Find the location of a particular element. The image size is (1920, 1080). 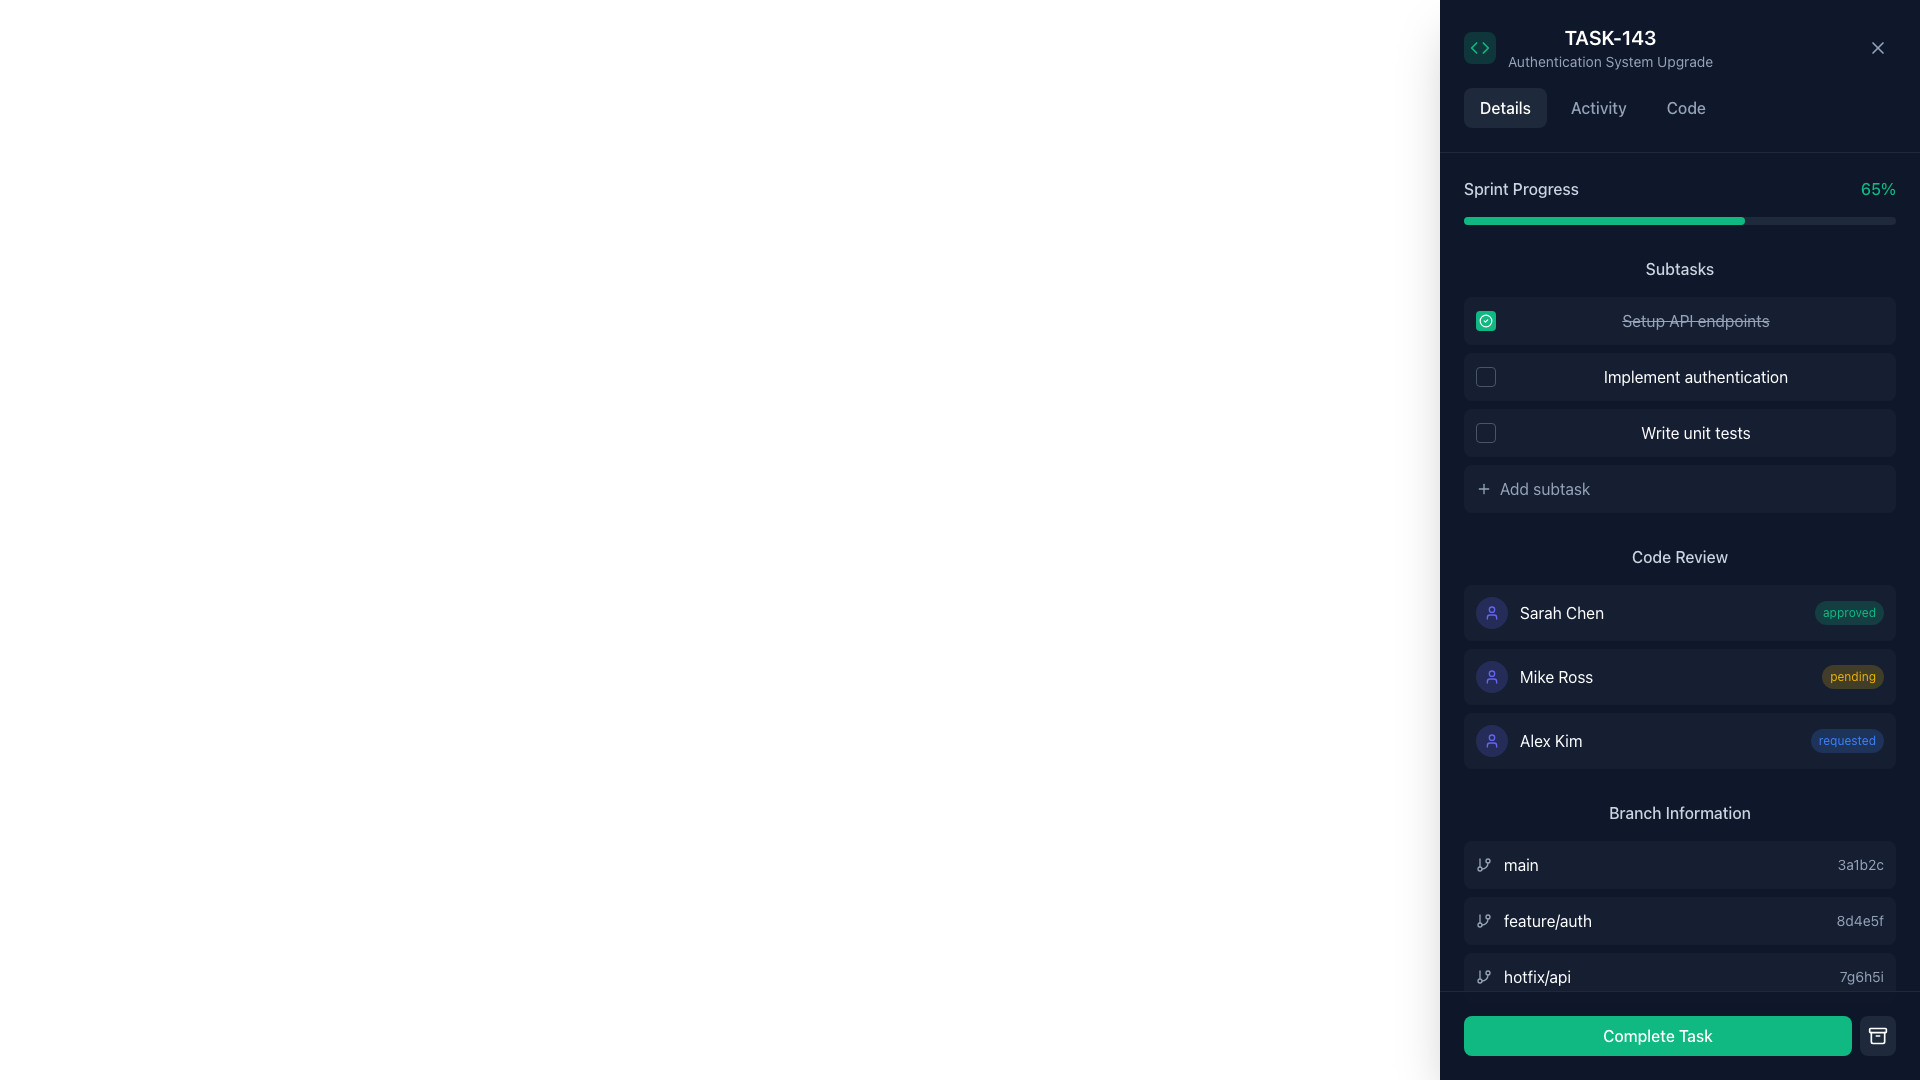

the list item with the checkbox and text 'Implement authentication' is located at coordinates (1680, 377).